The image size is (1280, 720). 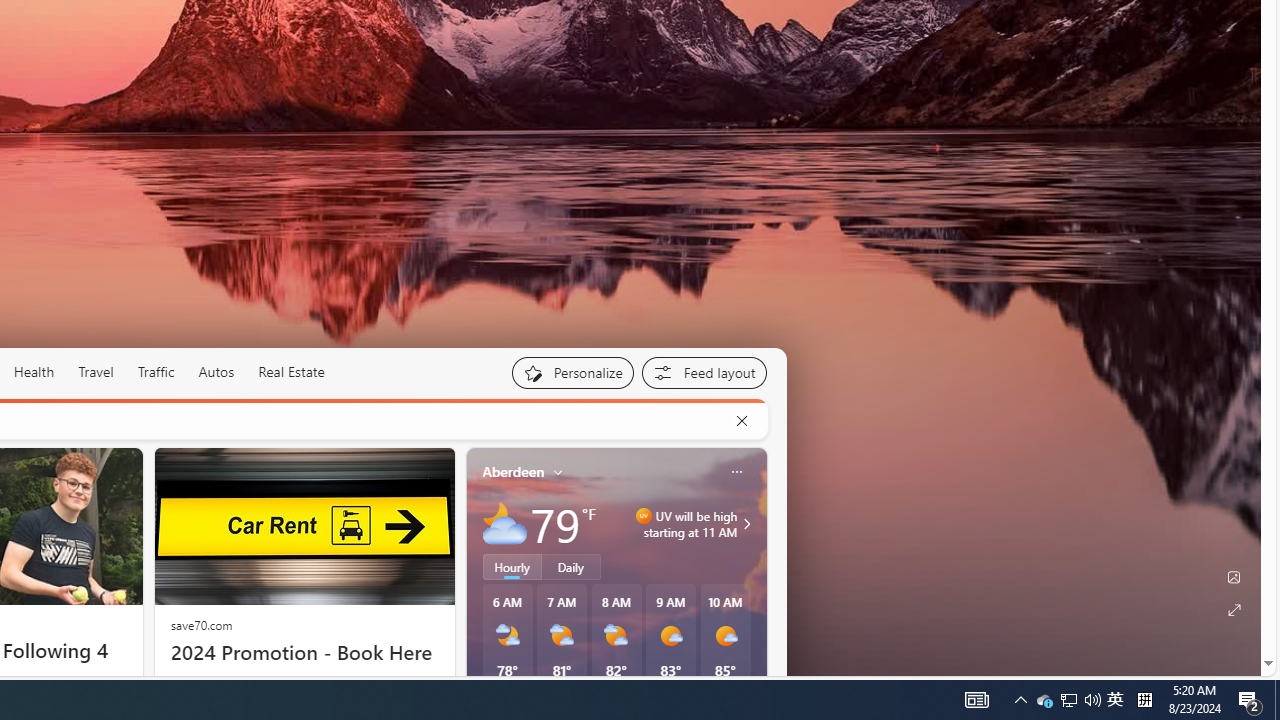 I want to click on 'Autos', so click(x=216, y=371).